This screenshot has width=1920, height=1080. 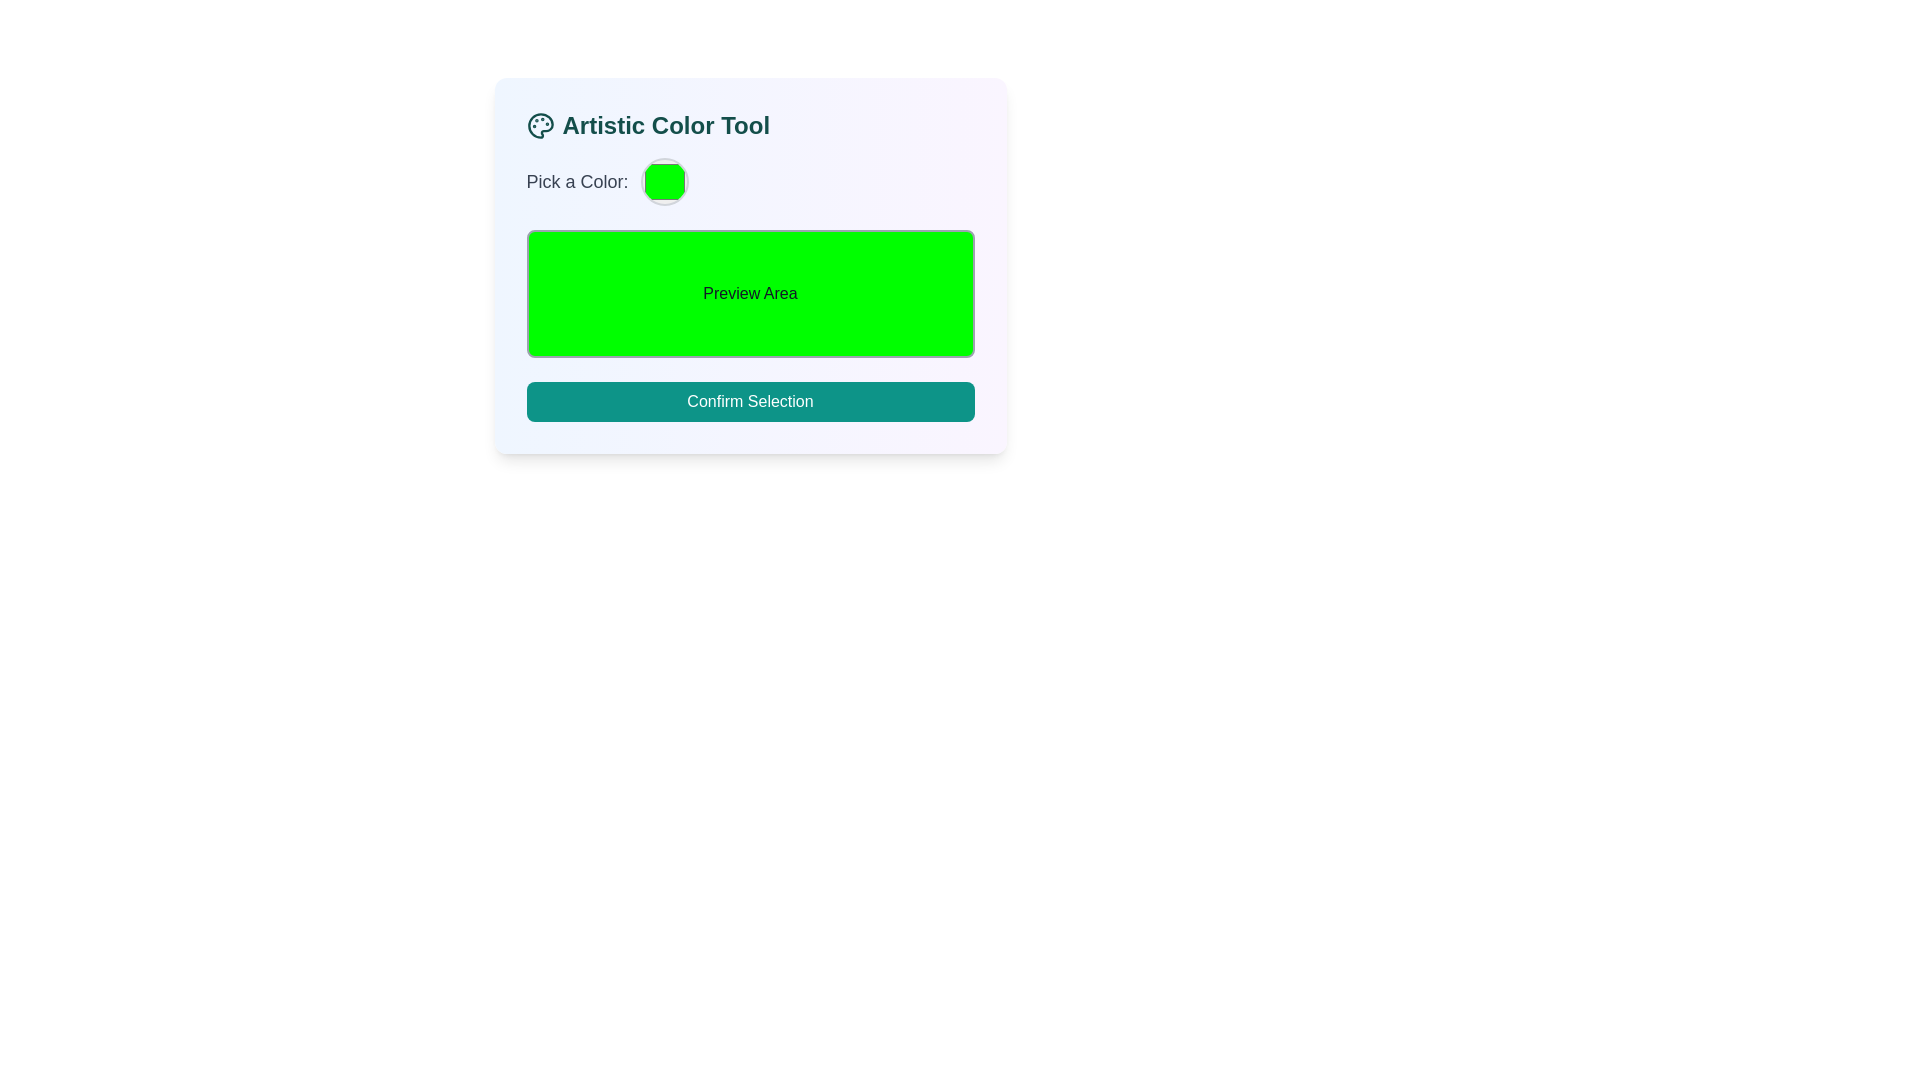 What do you see at coordinates (749, 293) in the screenshot?
I see `the Static Text Label that indicates the purpose of the preview display section, which is centrally positioned within a large green rectangle with rounded corners` at bounding box center [749, 293].